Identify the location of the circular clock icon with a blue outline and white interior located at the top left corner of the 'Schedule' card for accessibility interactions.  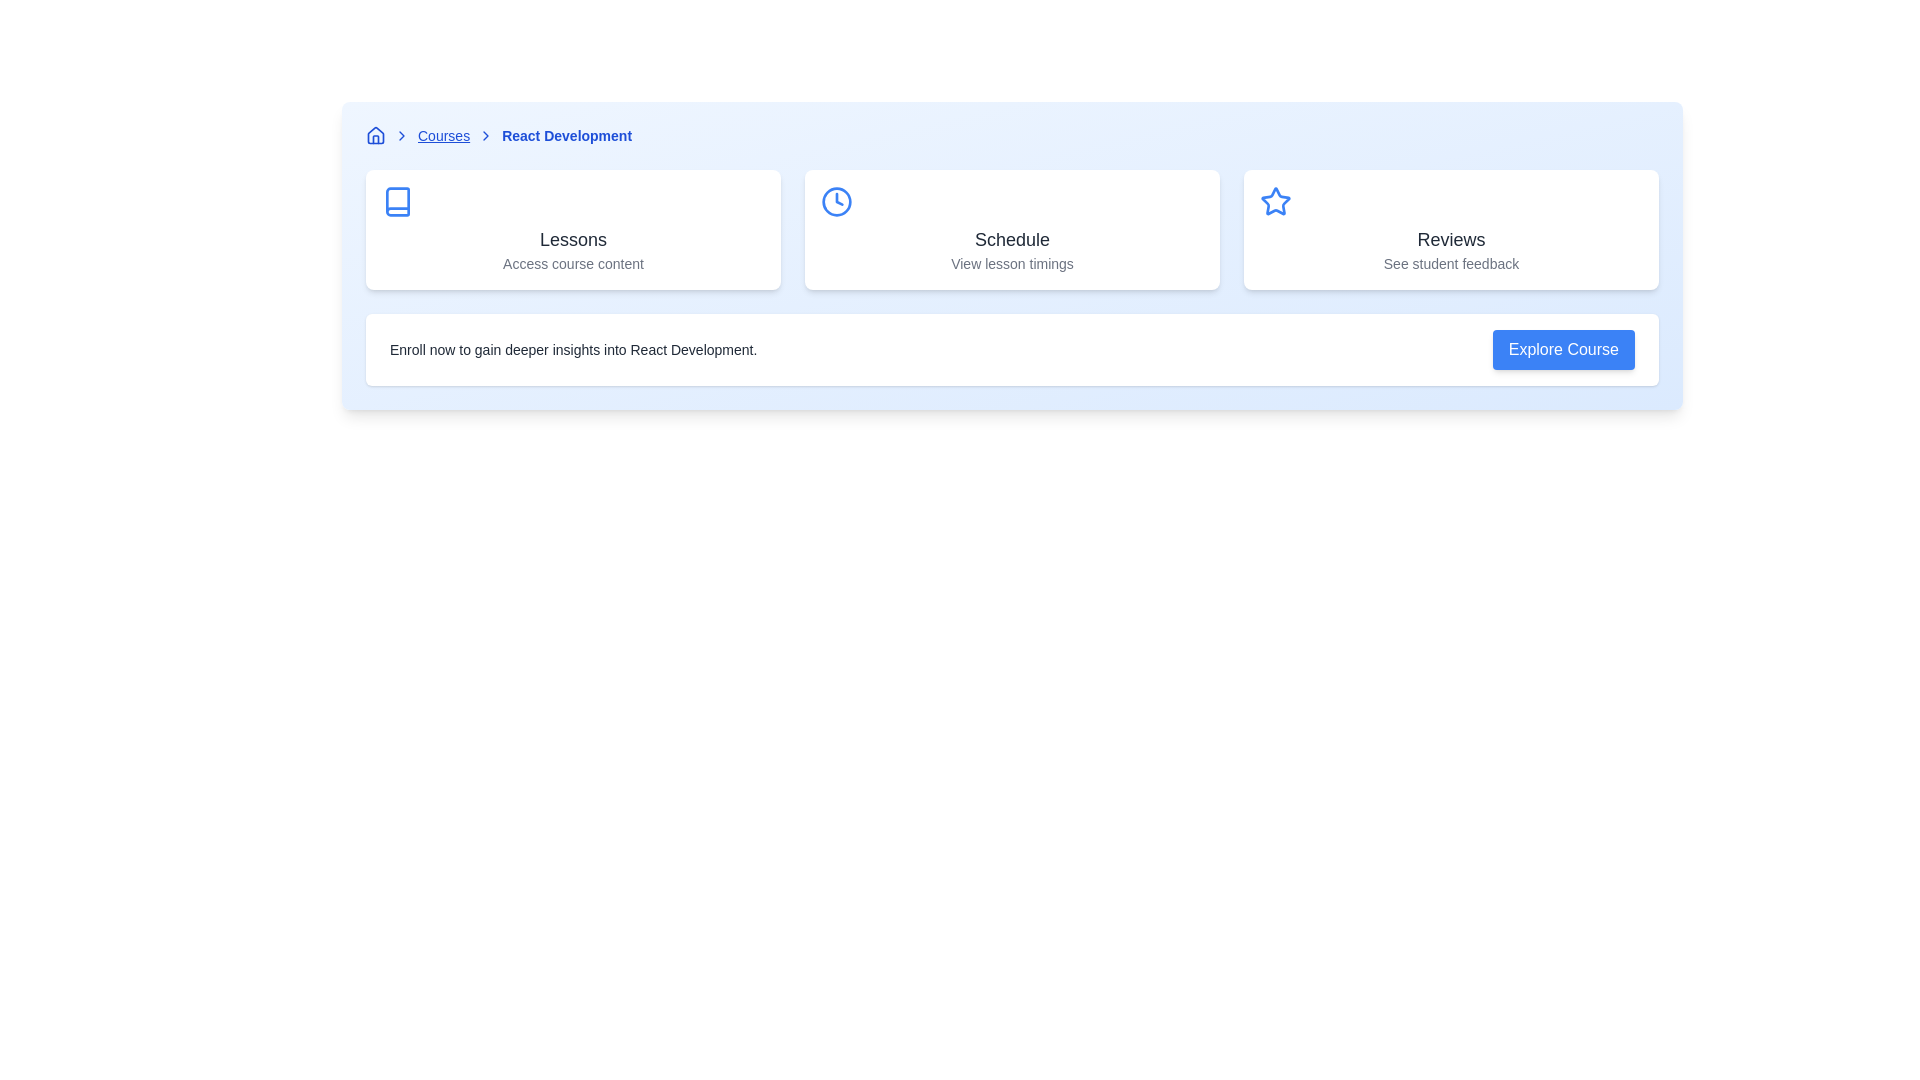
(836, 201).